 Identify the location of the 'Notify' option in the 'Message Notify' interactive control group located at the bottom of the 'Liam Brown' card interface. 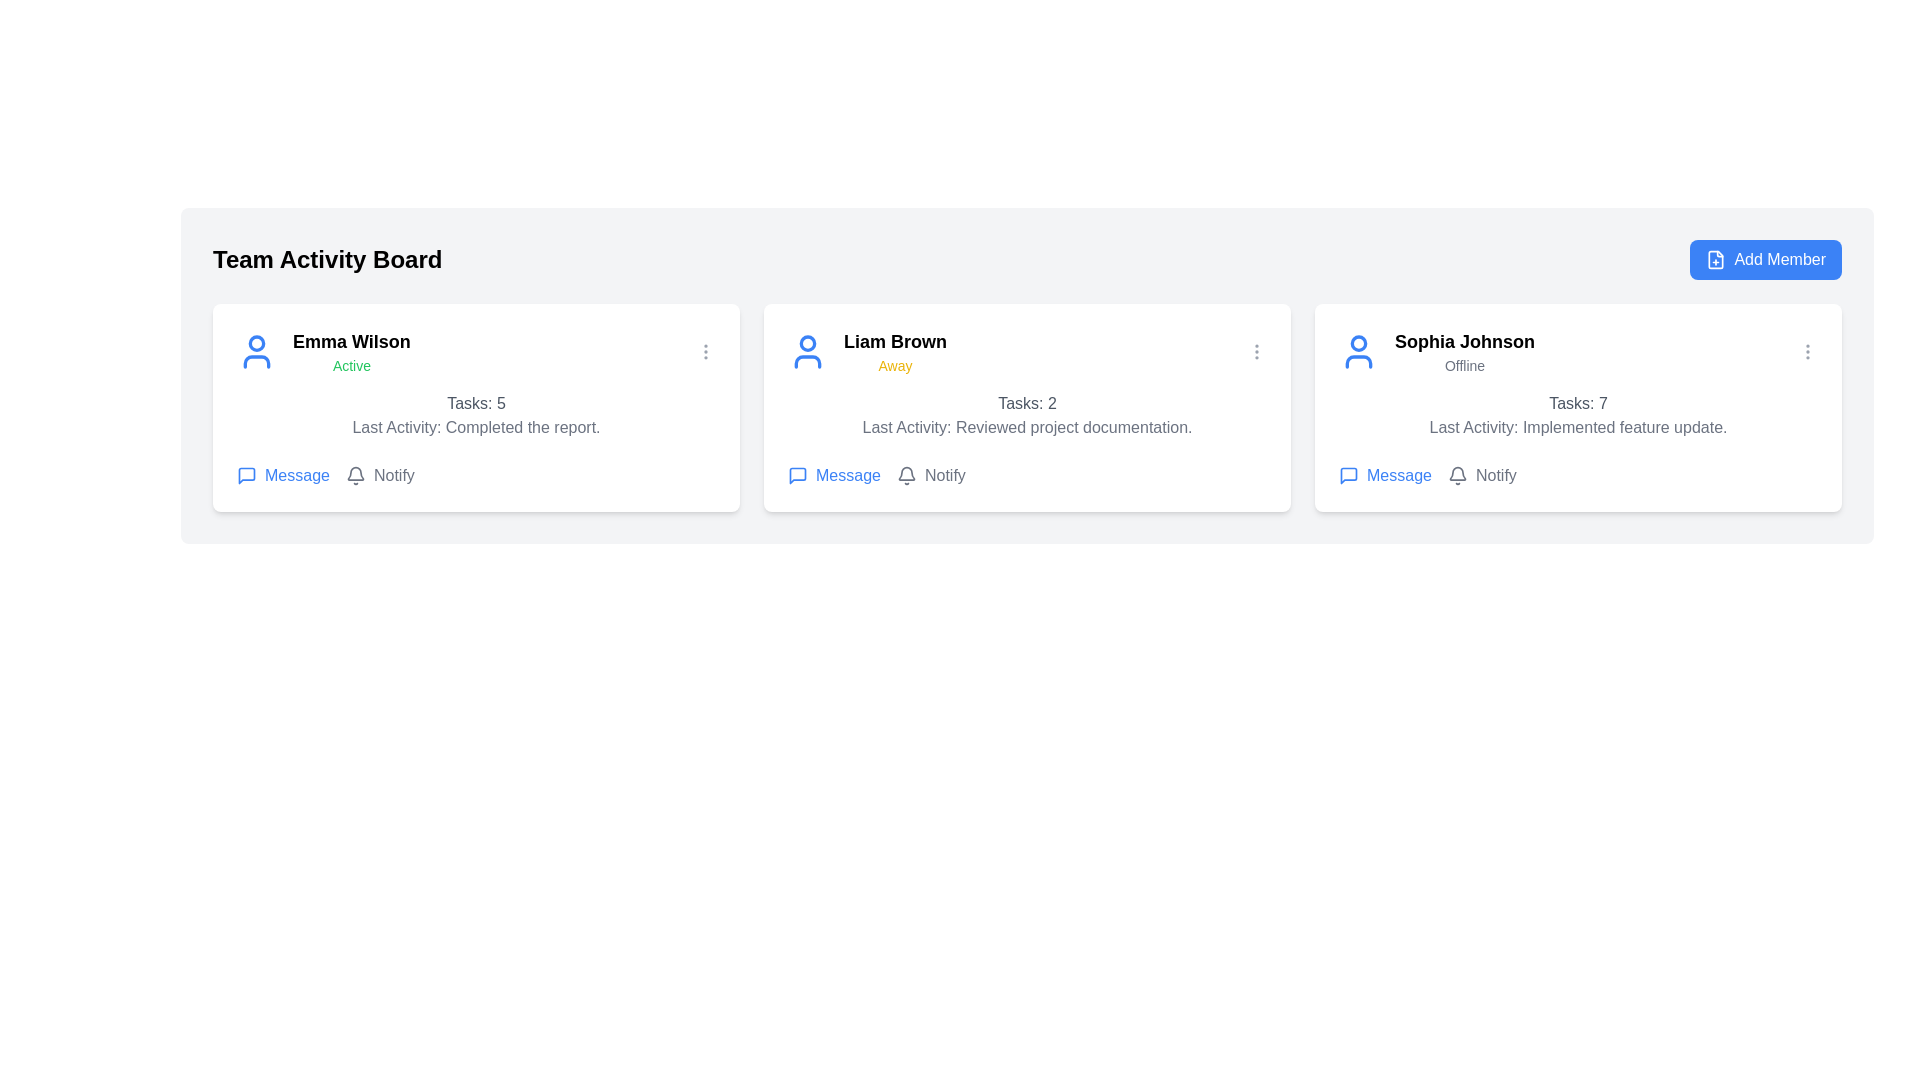
(1027, 475).